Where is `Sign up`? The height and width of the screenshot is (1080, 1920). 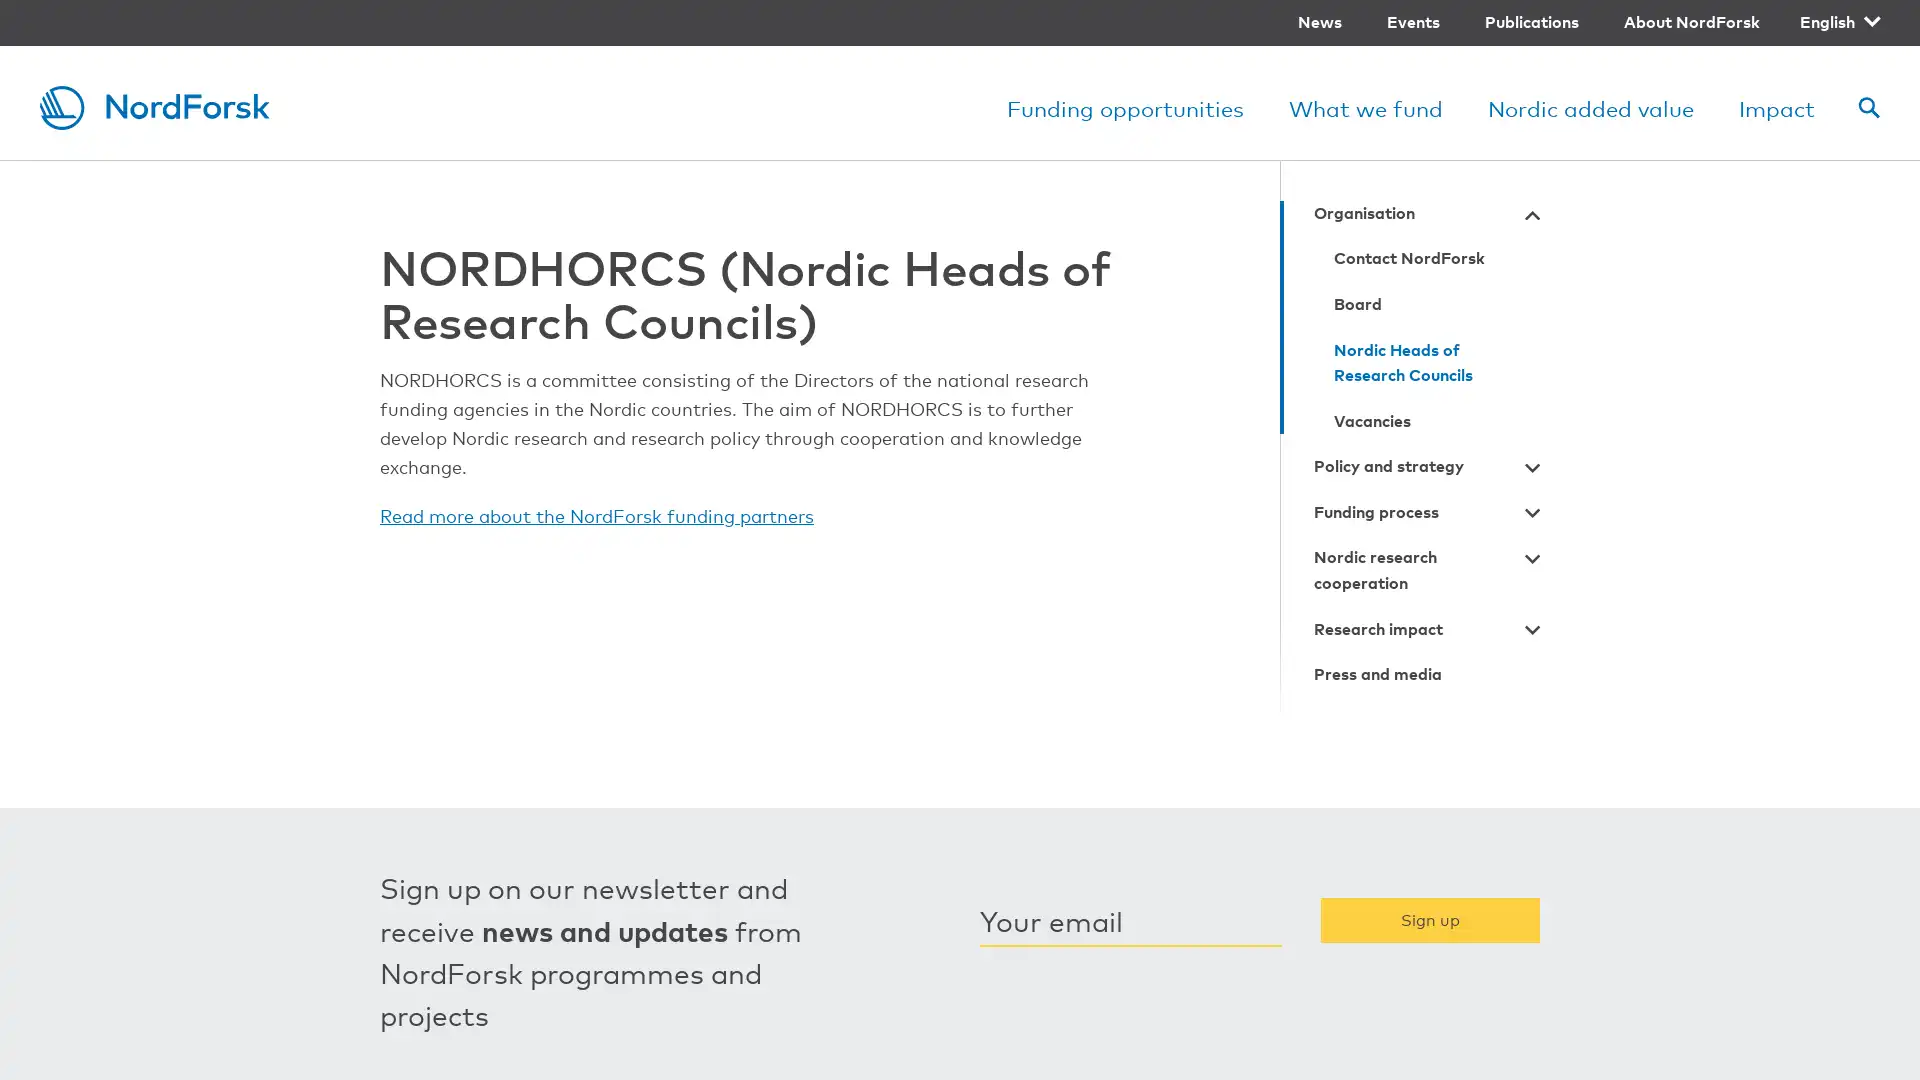
Sign up is located at coordinates (1429, 920).